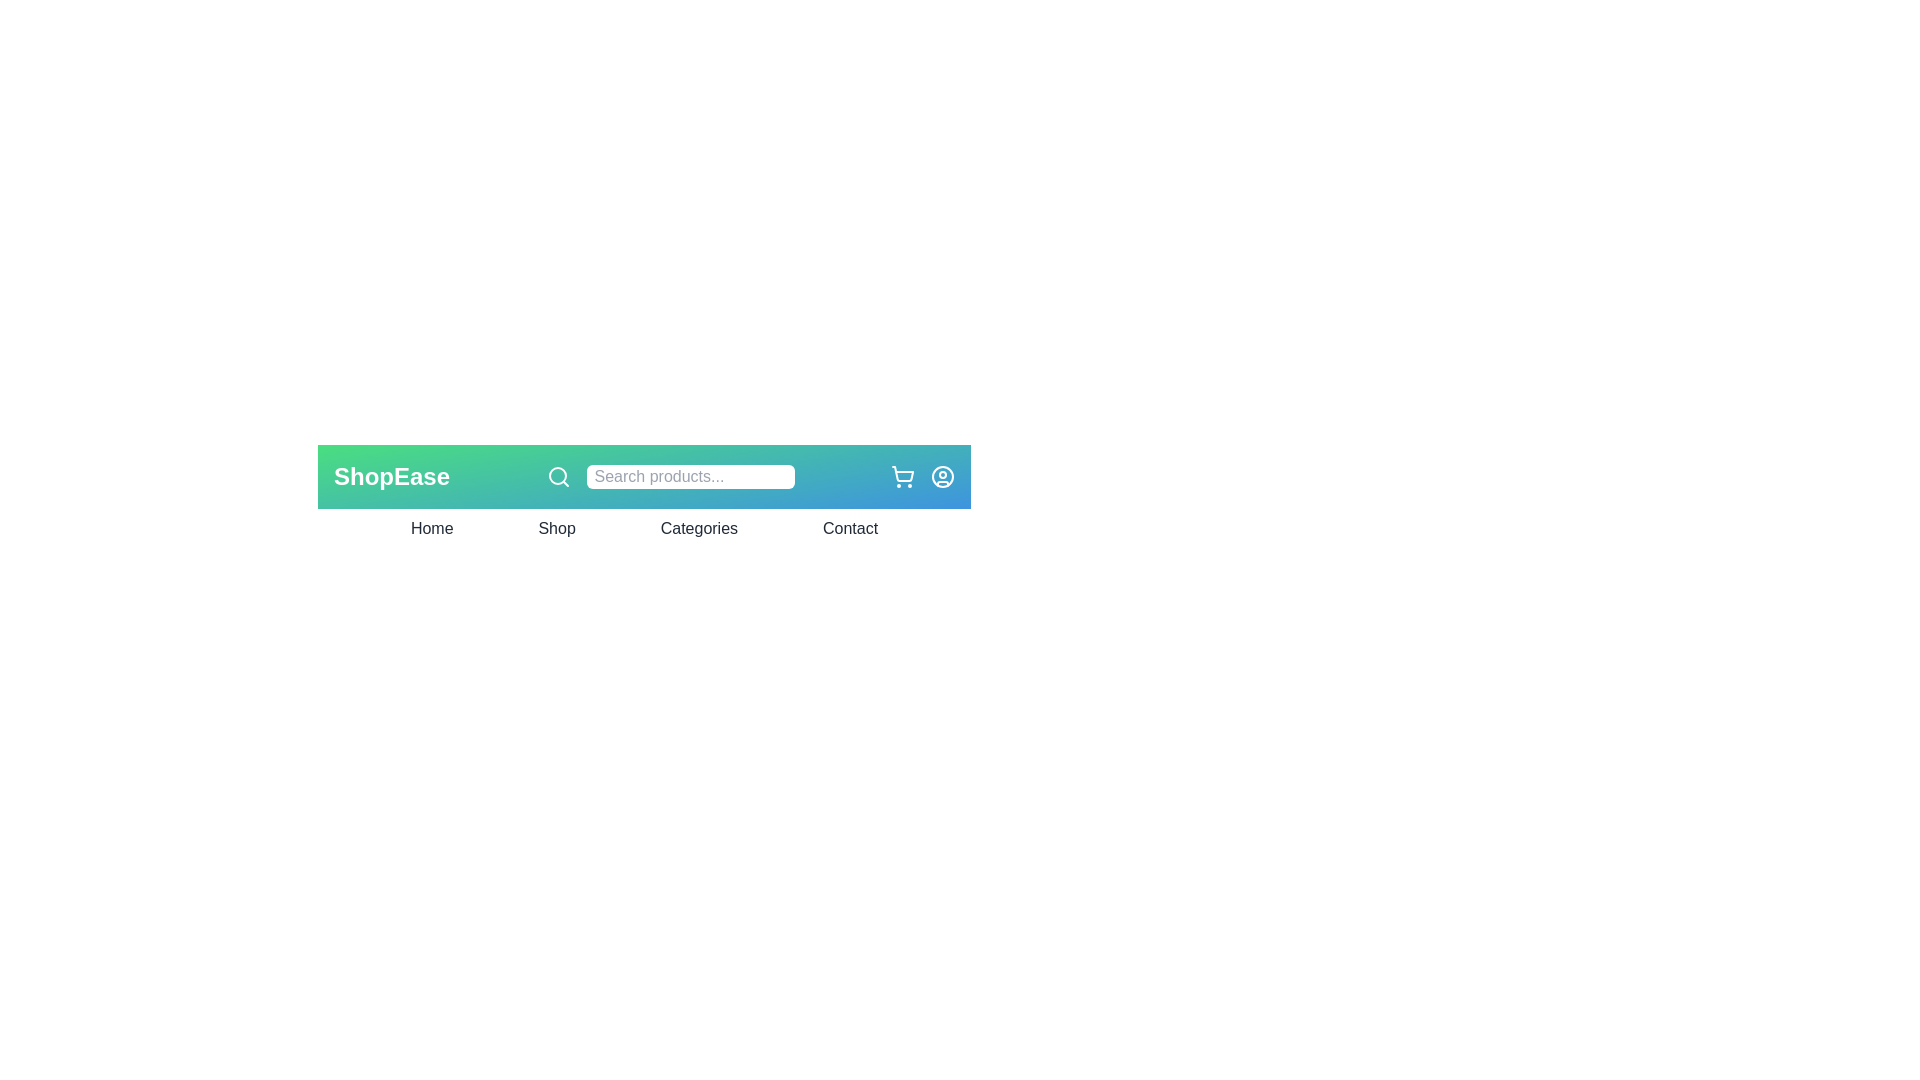 This screenshot has width=1920, height=1080. I want to click on the navigation link labeled Categories, so click(699, 527).